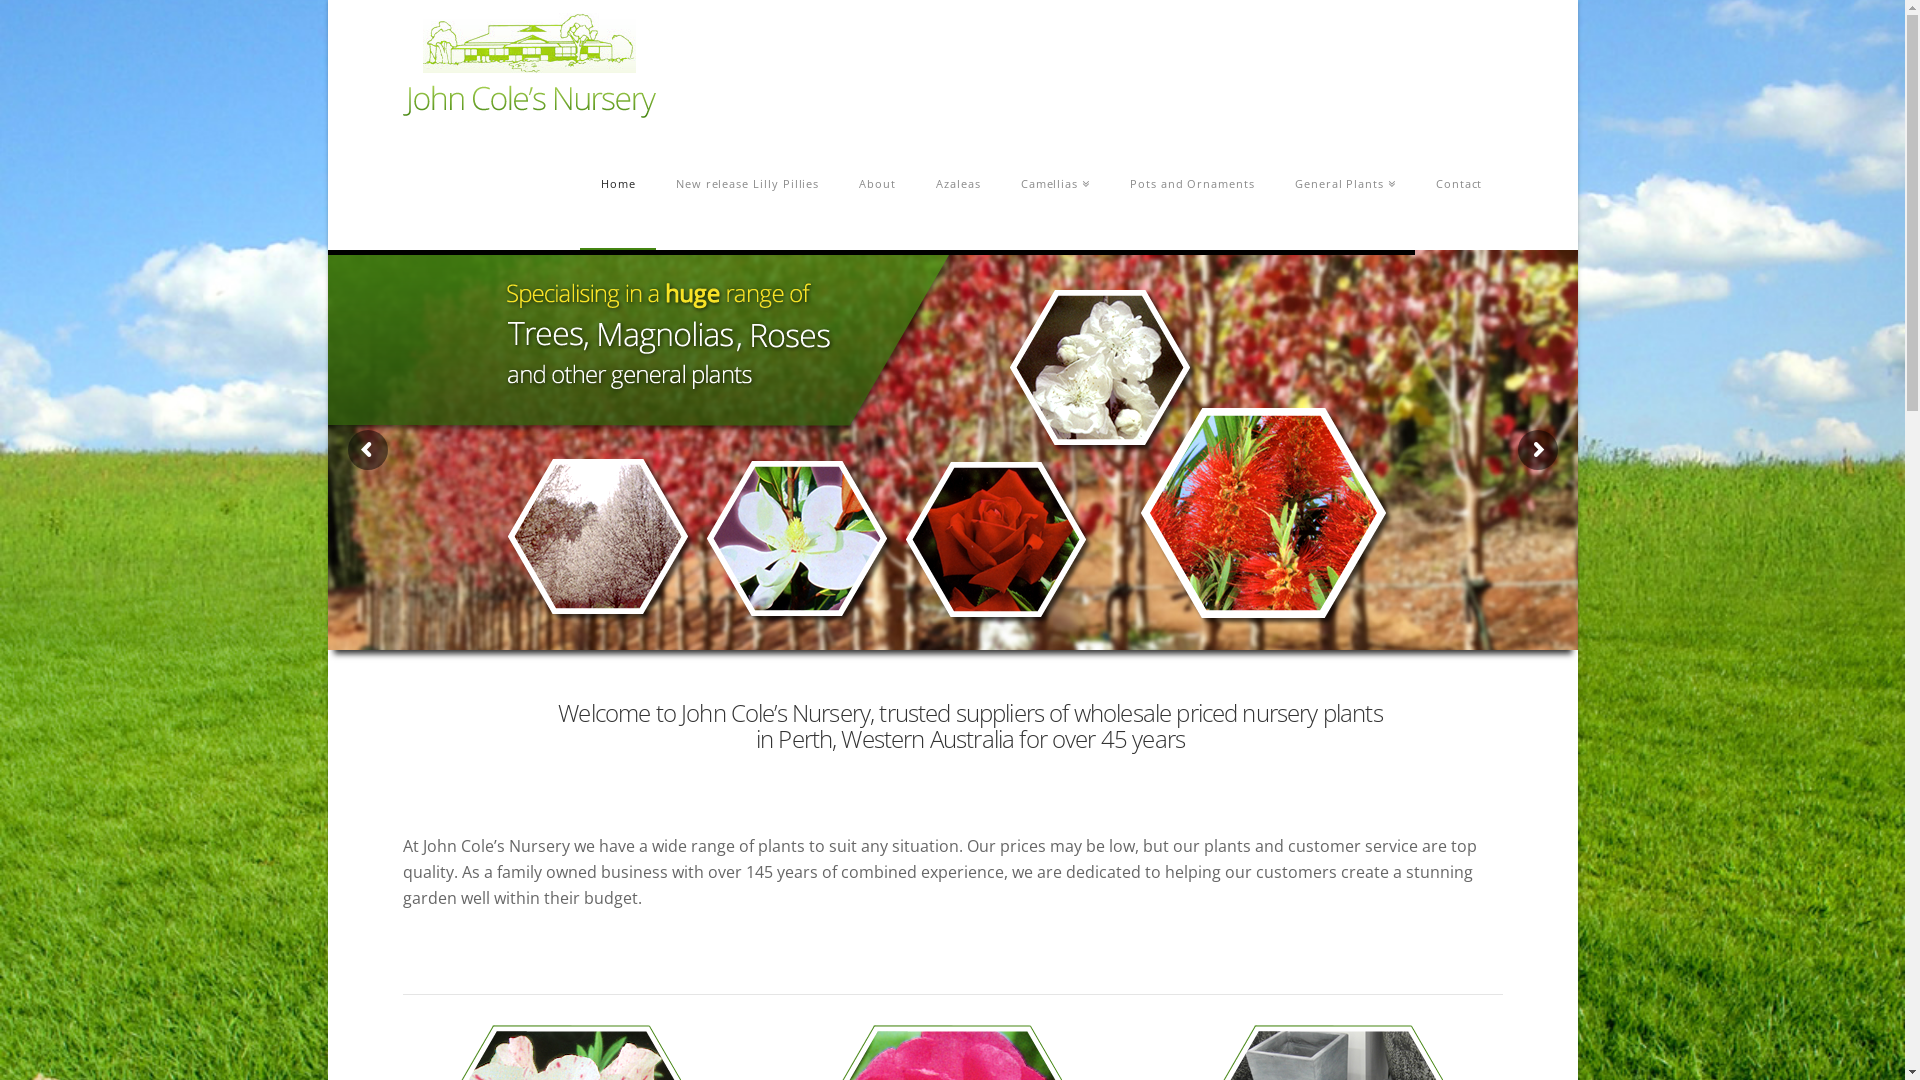  What do you see at coordinates (1345, 182) in the screenshot?
I see `'General Plants'` at bounding box center [1345, 182].